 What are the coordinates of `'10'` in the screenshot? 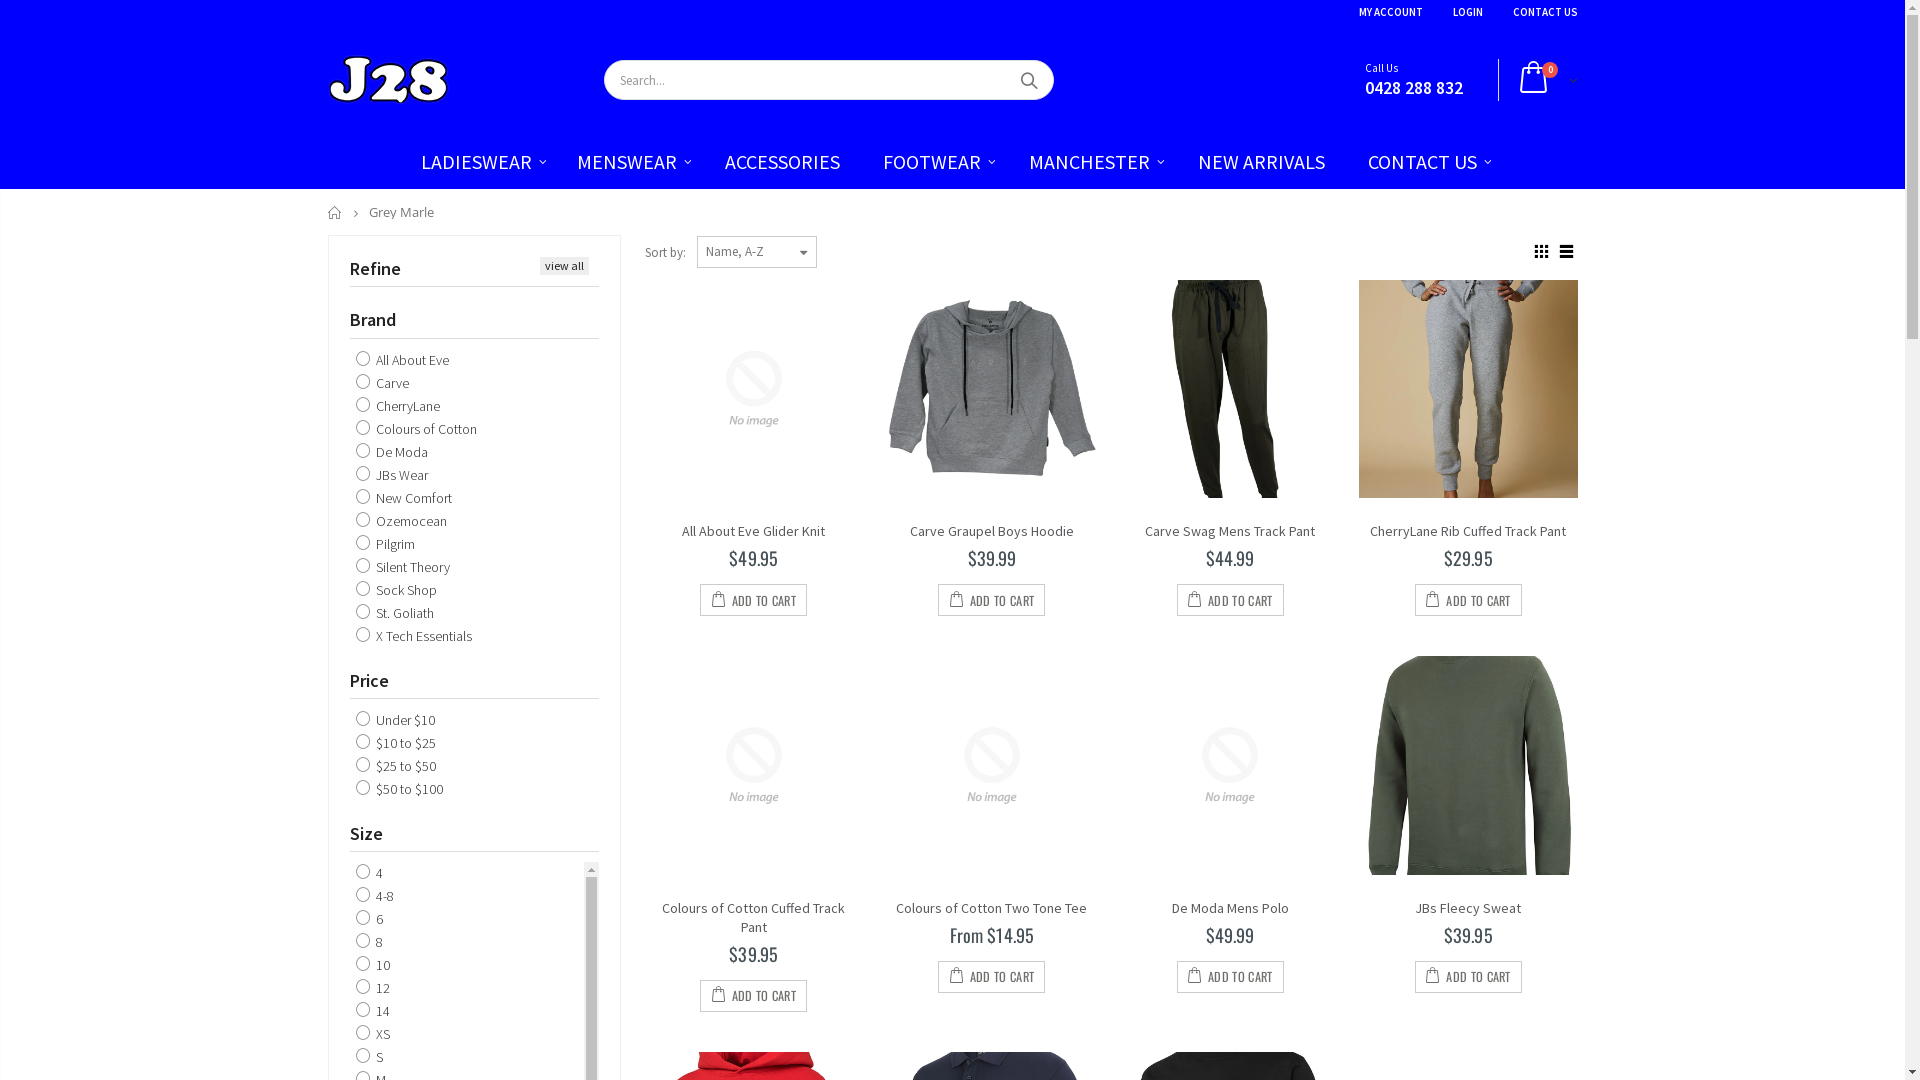 It's located at (373, 963).